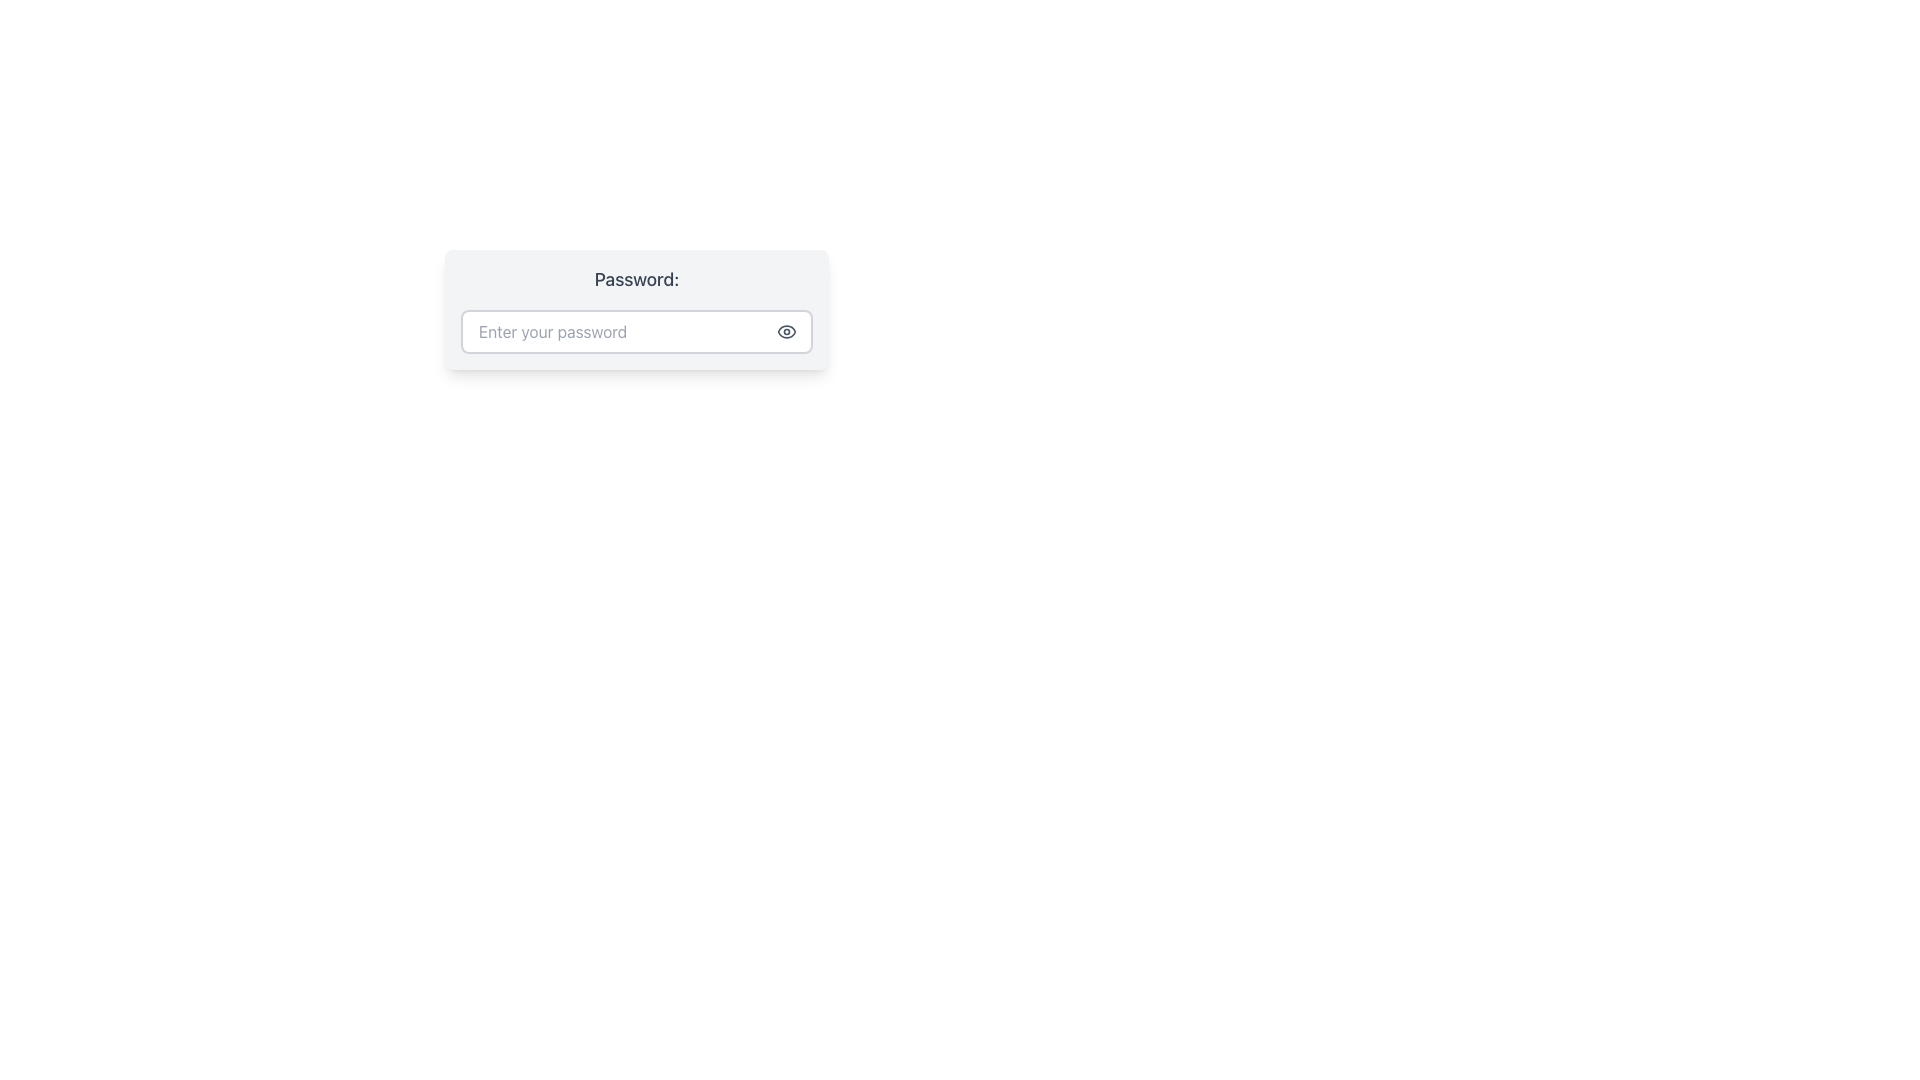 Image resolution: width=1920 pixels, height=1080 pixels. I want to click on the button with a rounded rectangle shape that features a centered eye icon, so click(786, 330).